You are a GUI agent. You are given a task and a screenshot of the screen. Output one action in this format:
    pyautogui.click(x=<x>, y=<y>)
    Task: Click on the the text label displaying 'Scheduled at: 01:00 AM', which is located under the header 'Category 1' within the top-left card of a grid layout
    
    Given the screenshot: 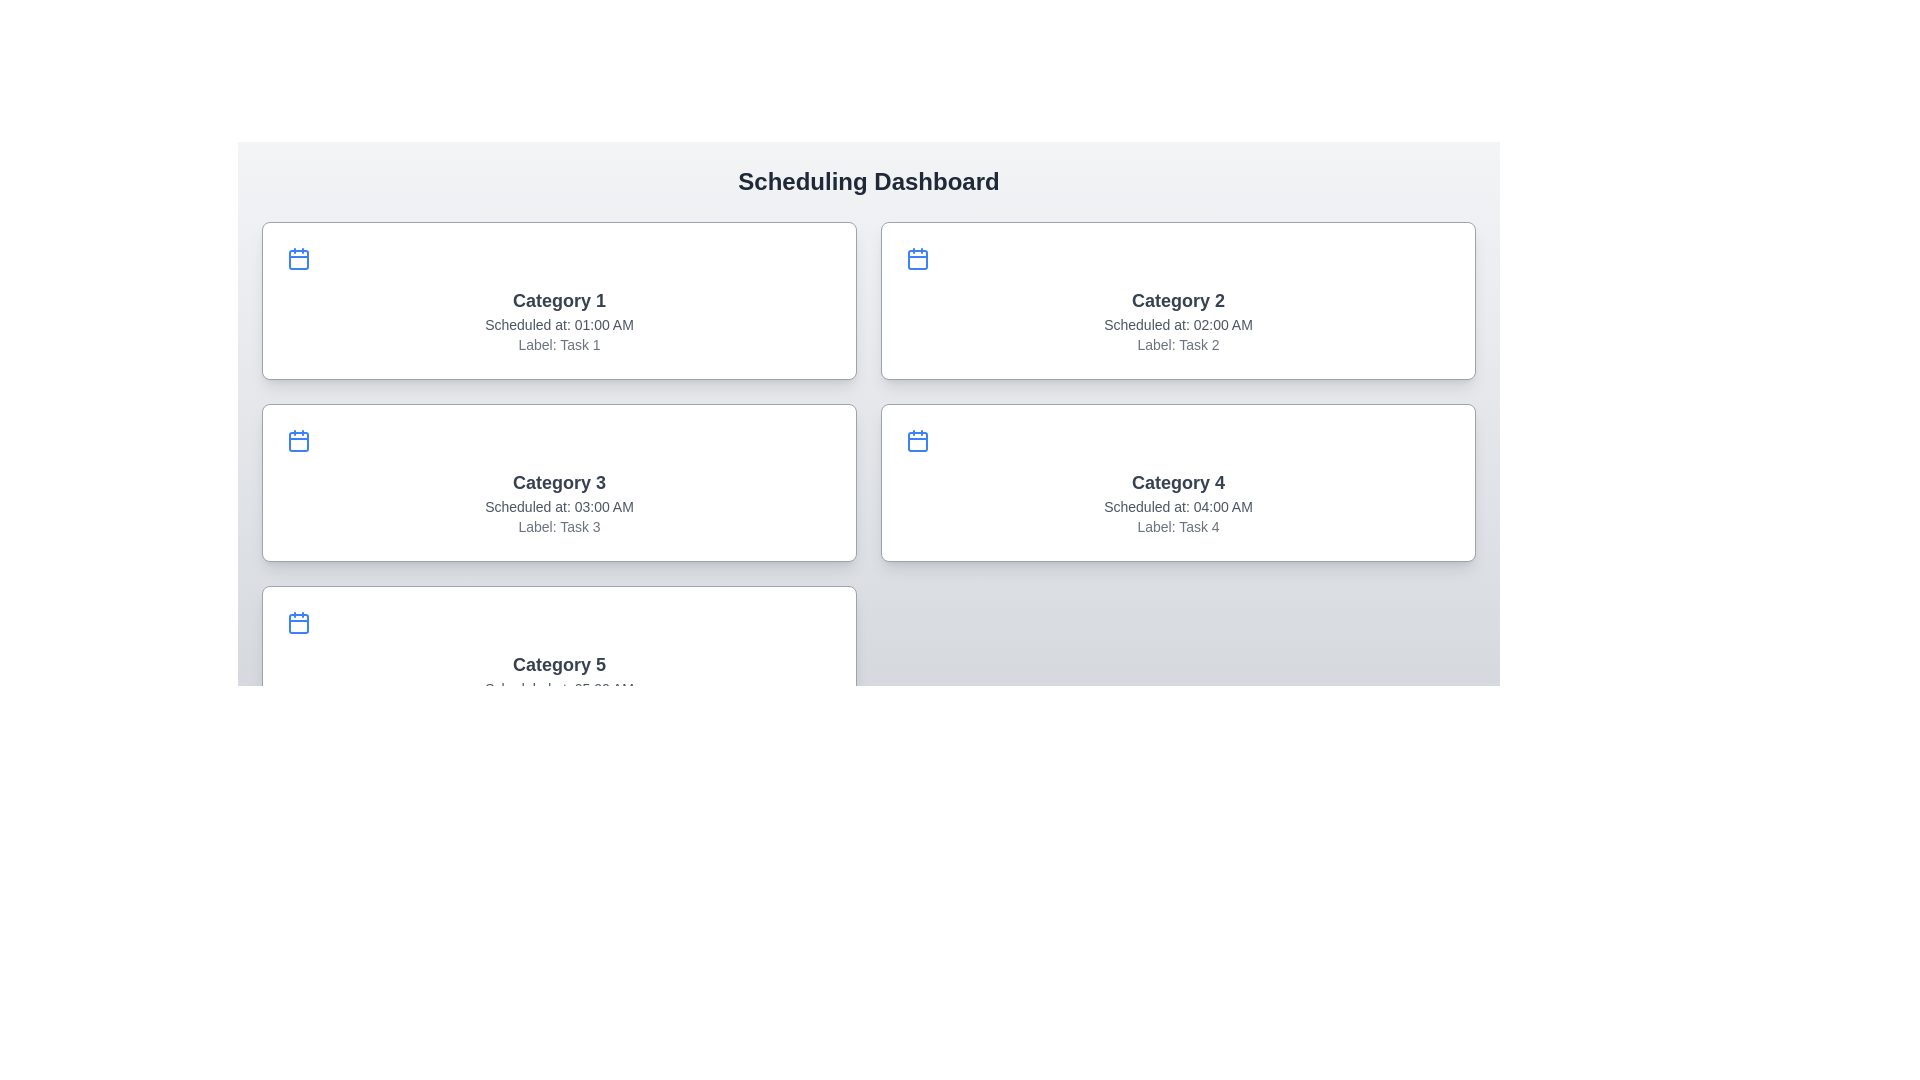 What is the action you would take?
    pyautogui.click(x=559, y=323)
    